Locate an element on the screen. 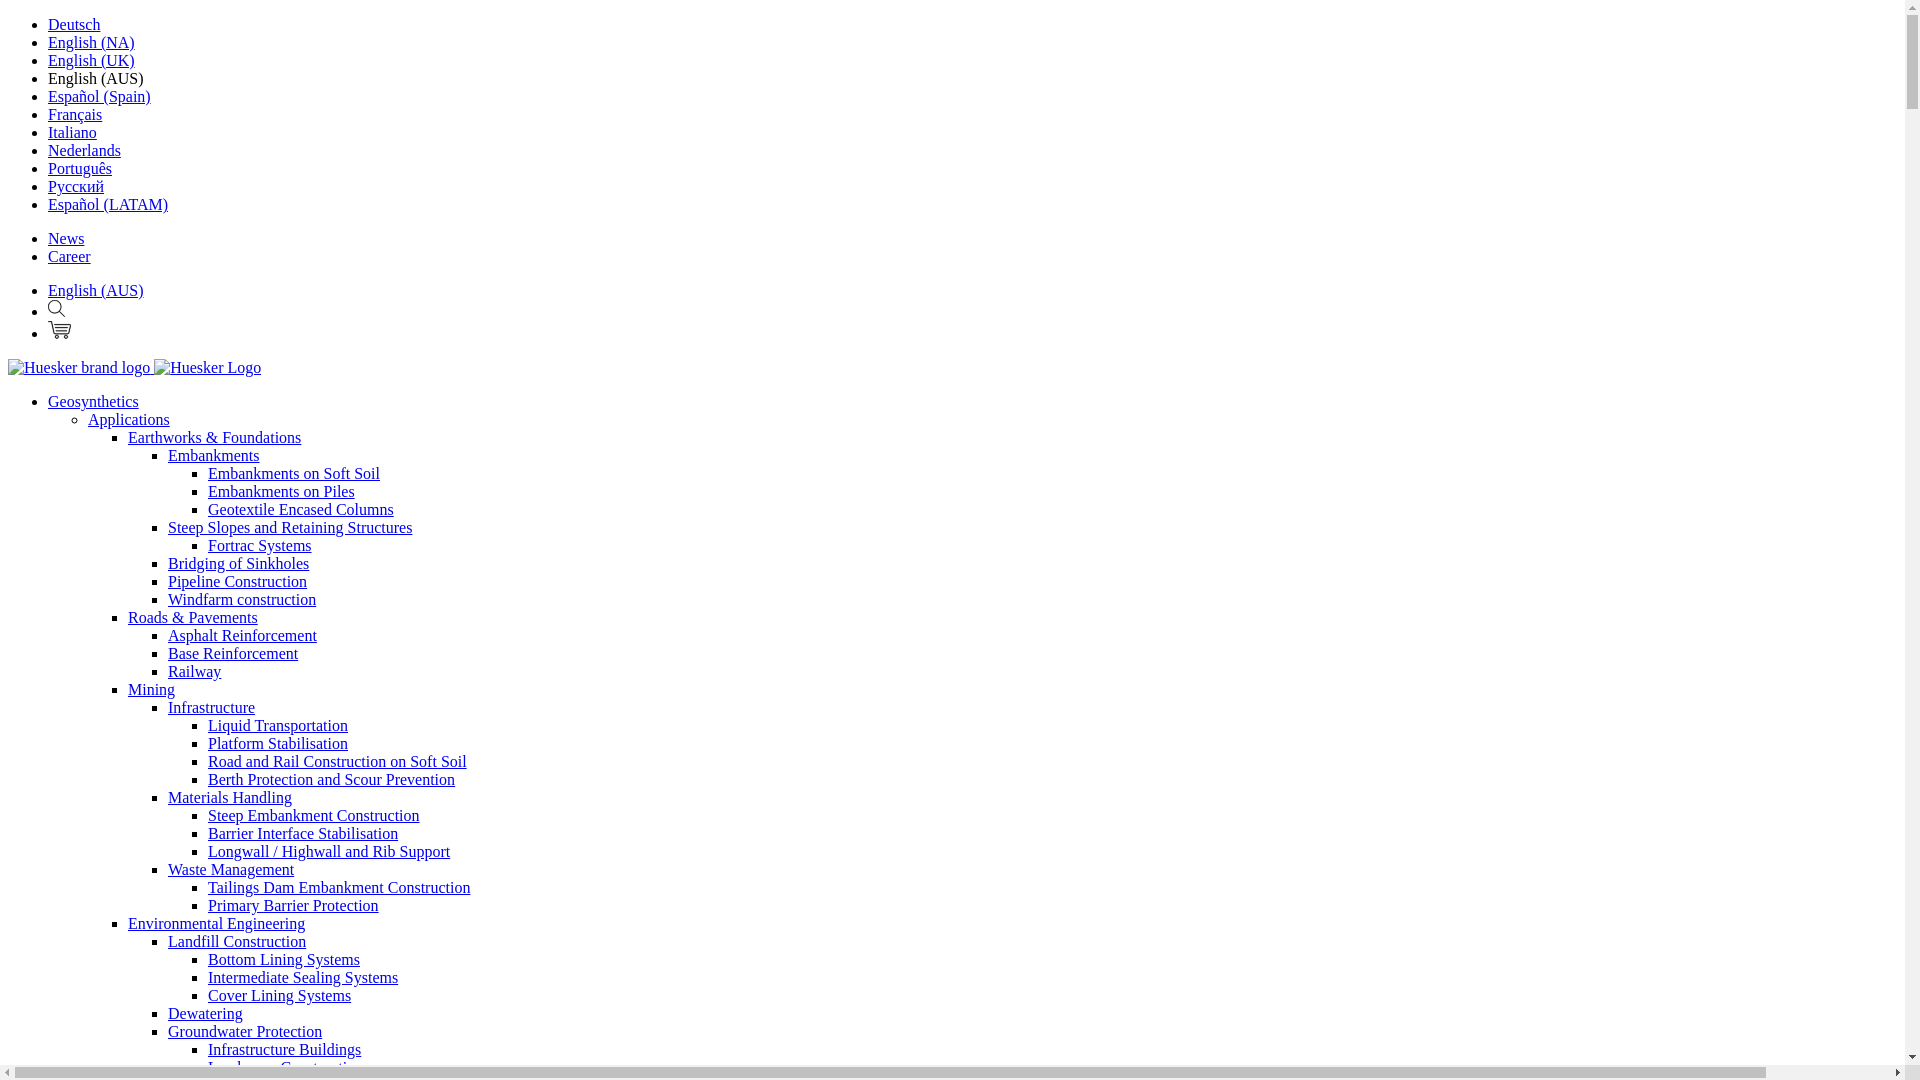  'Railway' is located at coordinates (194, 671).